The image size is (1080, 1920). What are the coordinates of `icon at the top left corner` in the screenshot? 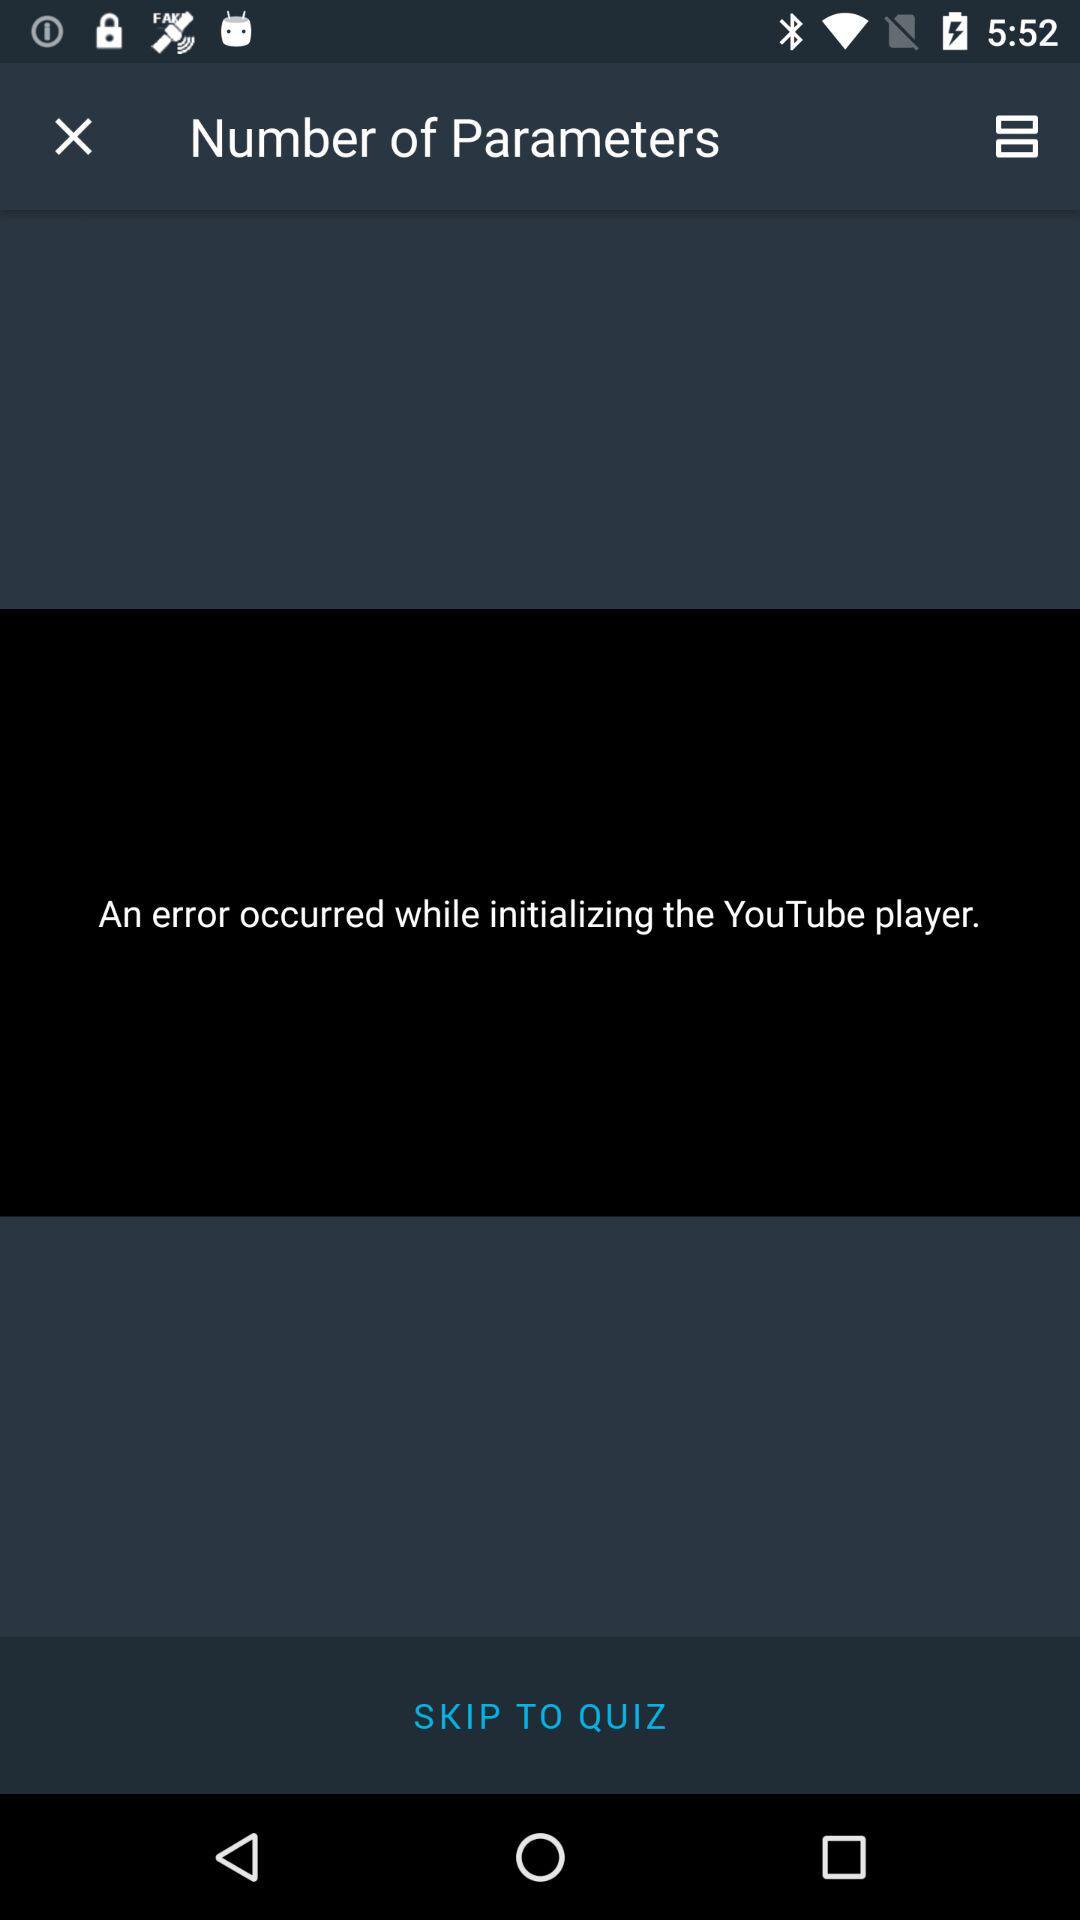 It's located at (72, 135).